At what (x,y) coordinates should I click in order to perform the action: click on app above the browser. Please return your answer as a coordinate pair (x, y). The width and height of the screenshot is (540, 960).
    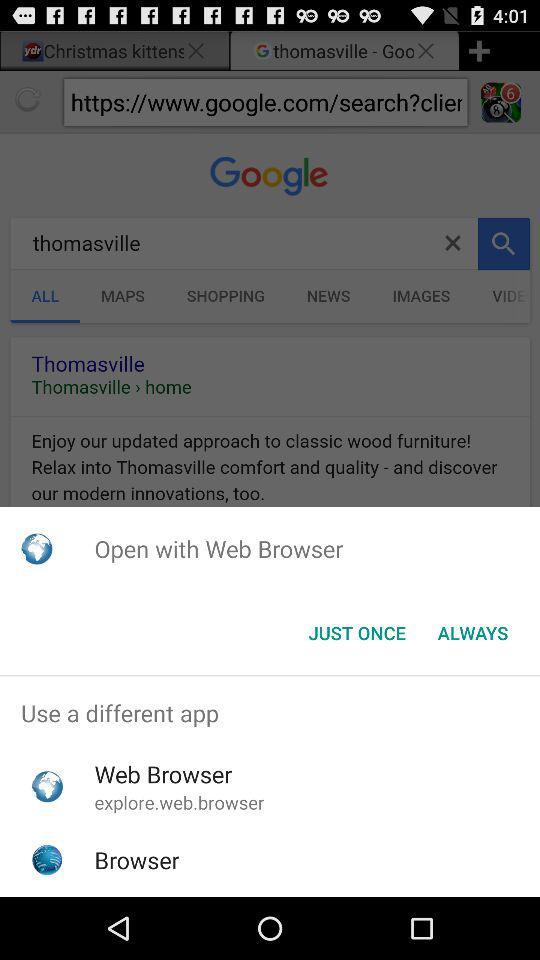
    Looking at the image, I should click on (179, 802).